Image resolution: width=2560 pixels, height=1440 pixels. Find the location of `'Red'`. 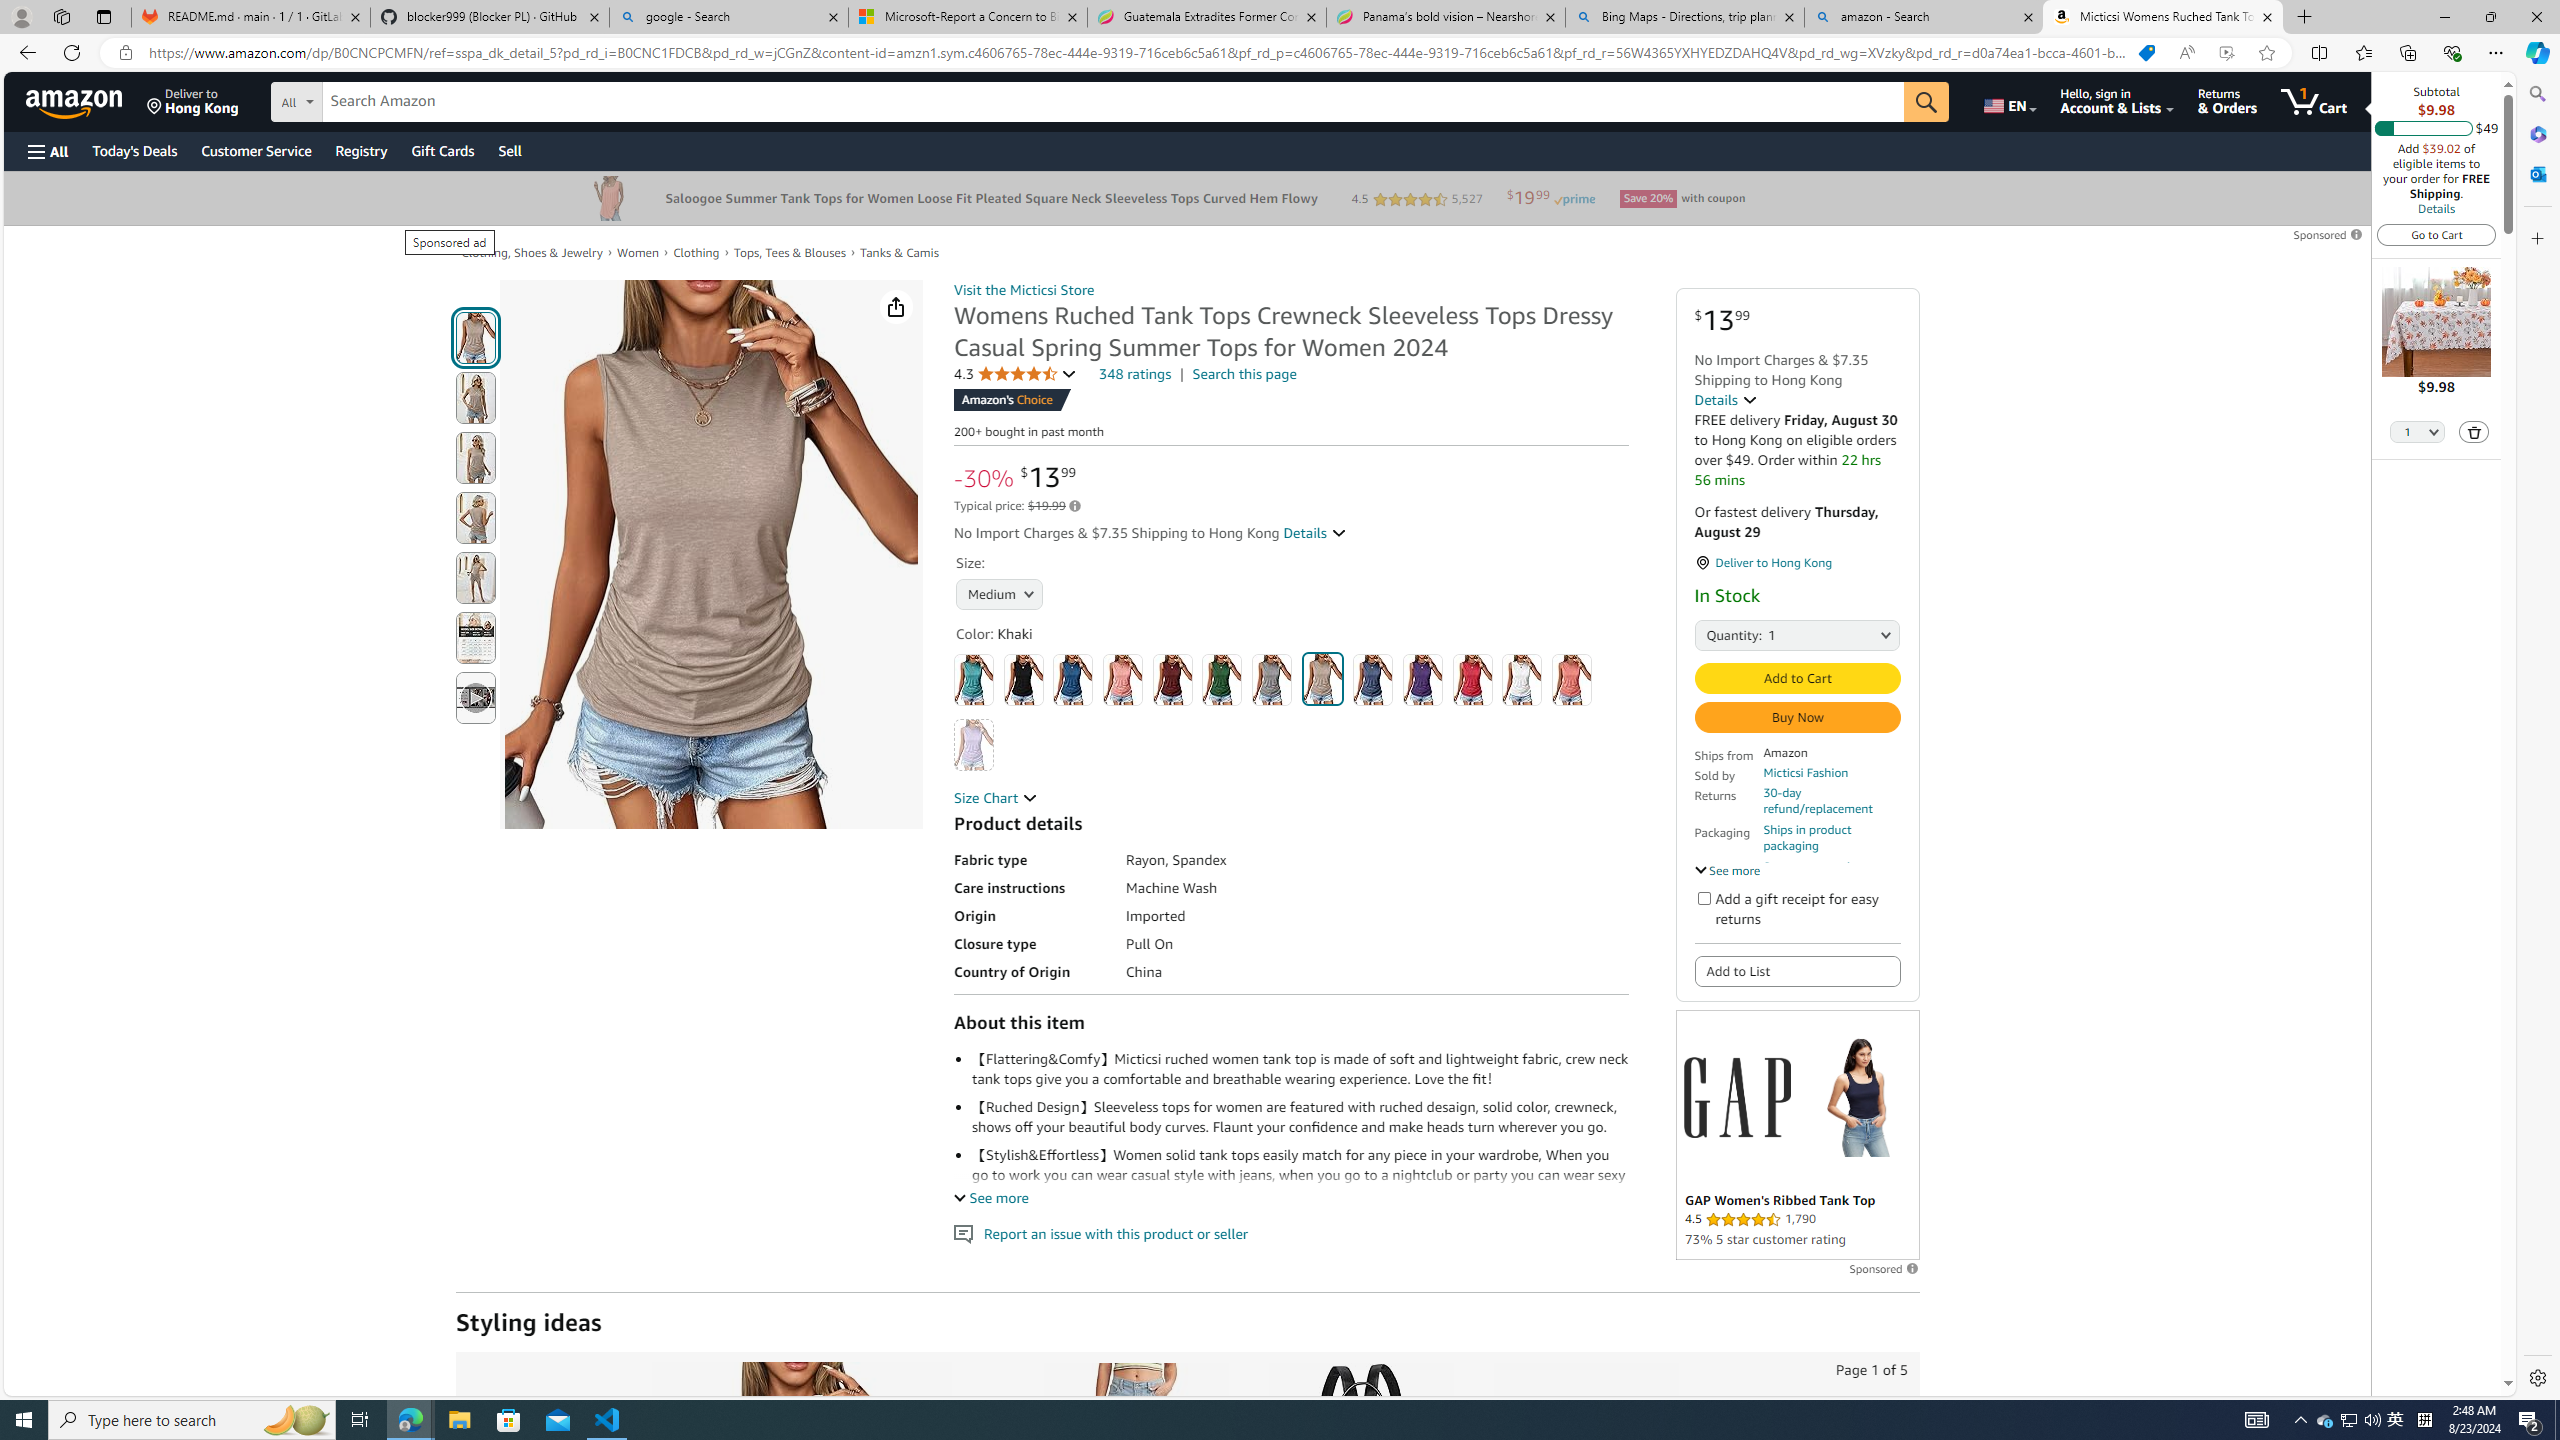

'Red' is located at coordinates (1472, 679).